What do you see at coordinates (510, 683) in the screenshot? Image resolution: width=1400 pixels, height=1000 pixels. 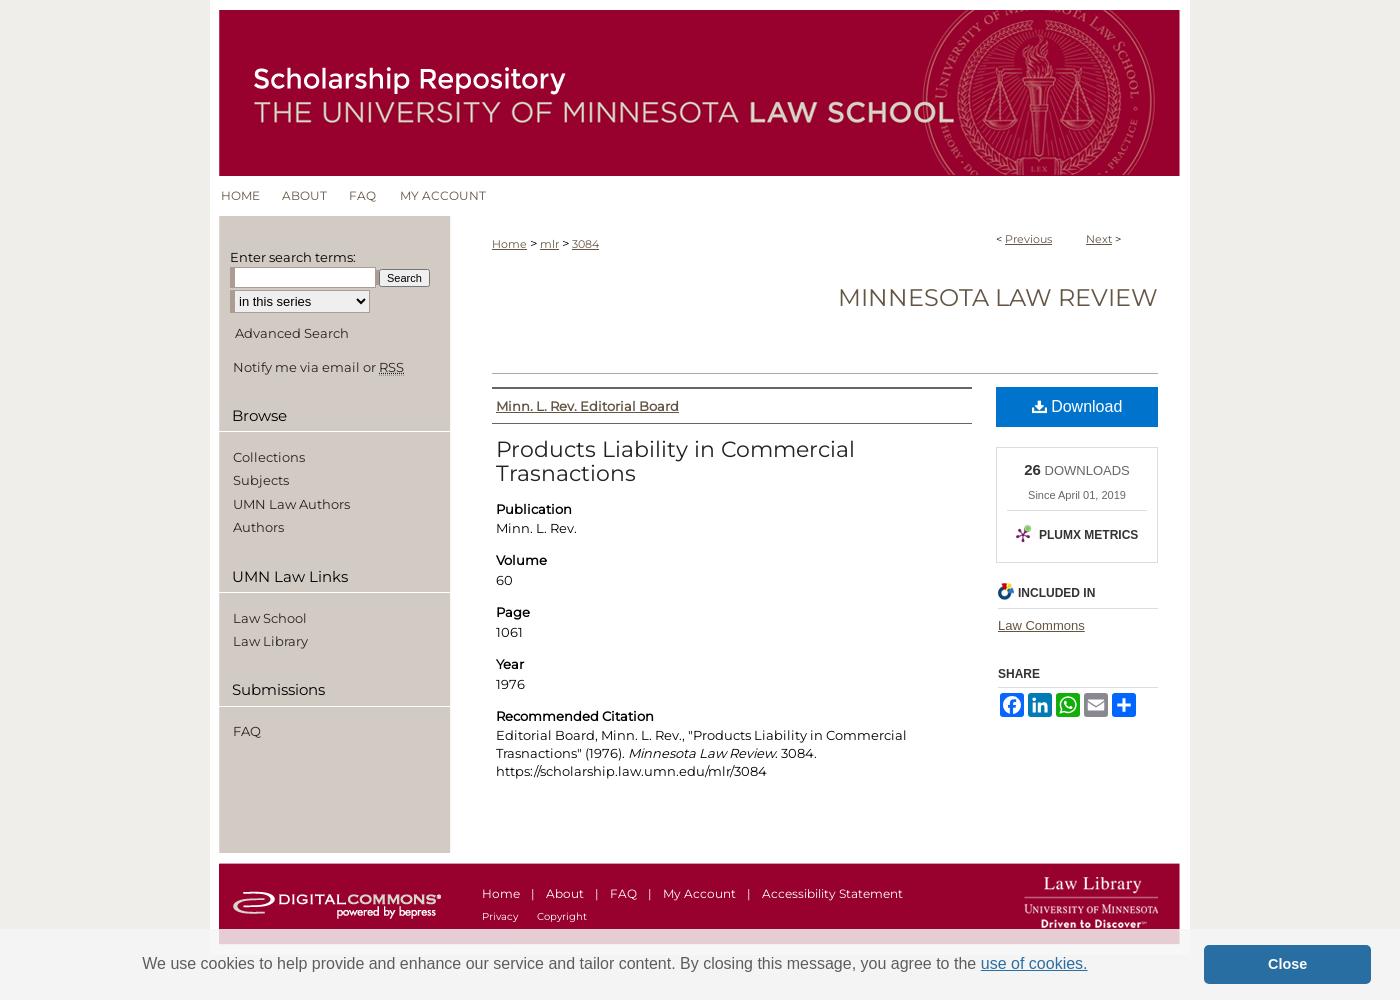 I see `'1976'` at bounding box center [510, 683].